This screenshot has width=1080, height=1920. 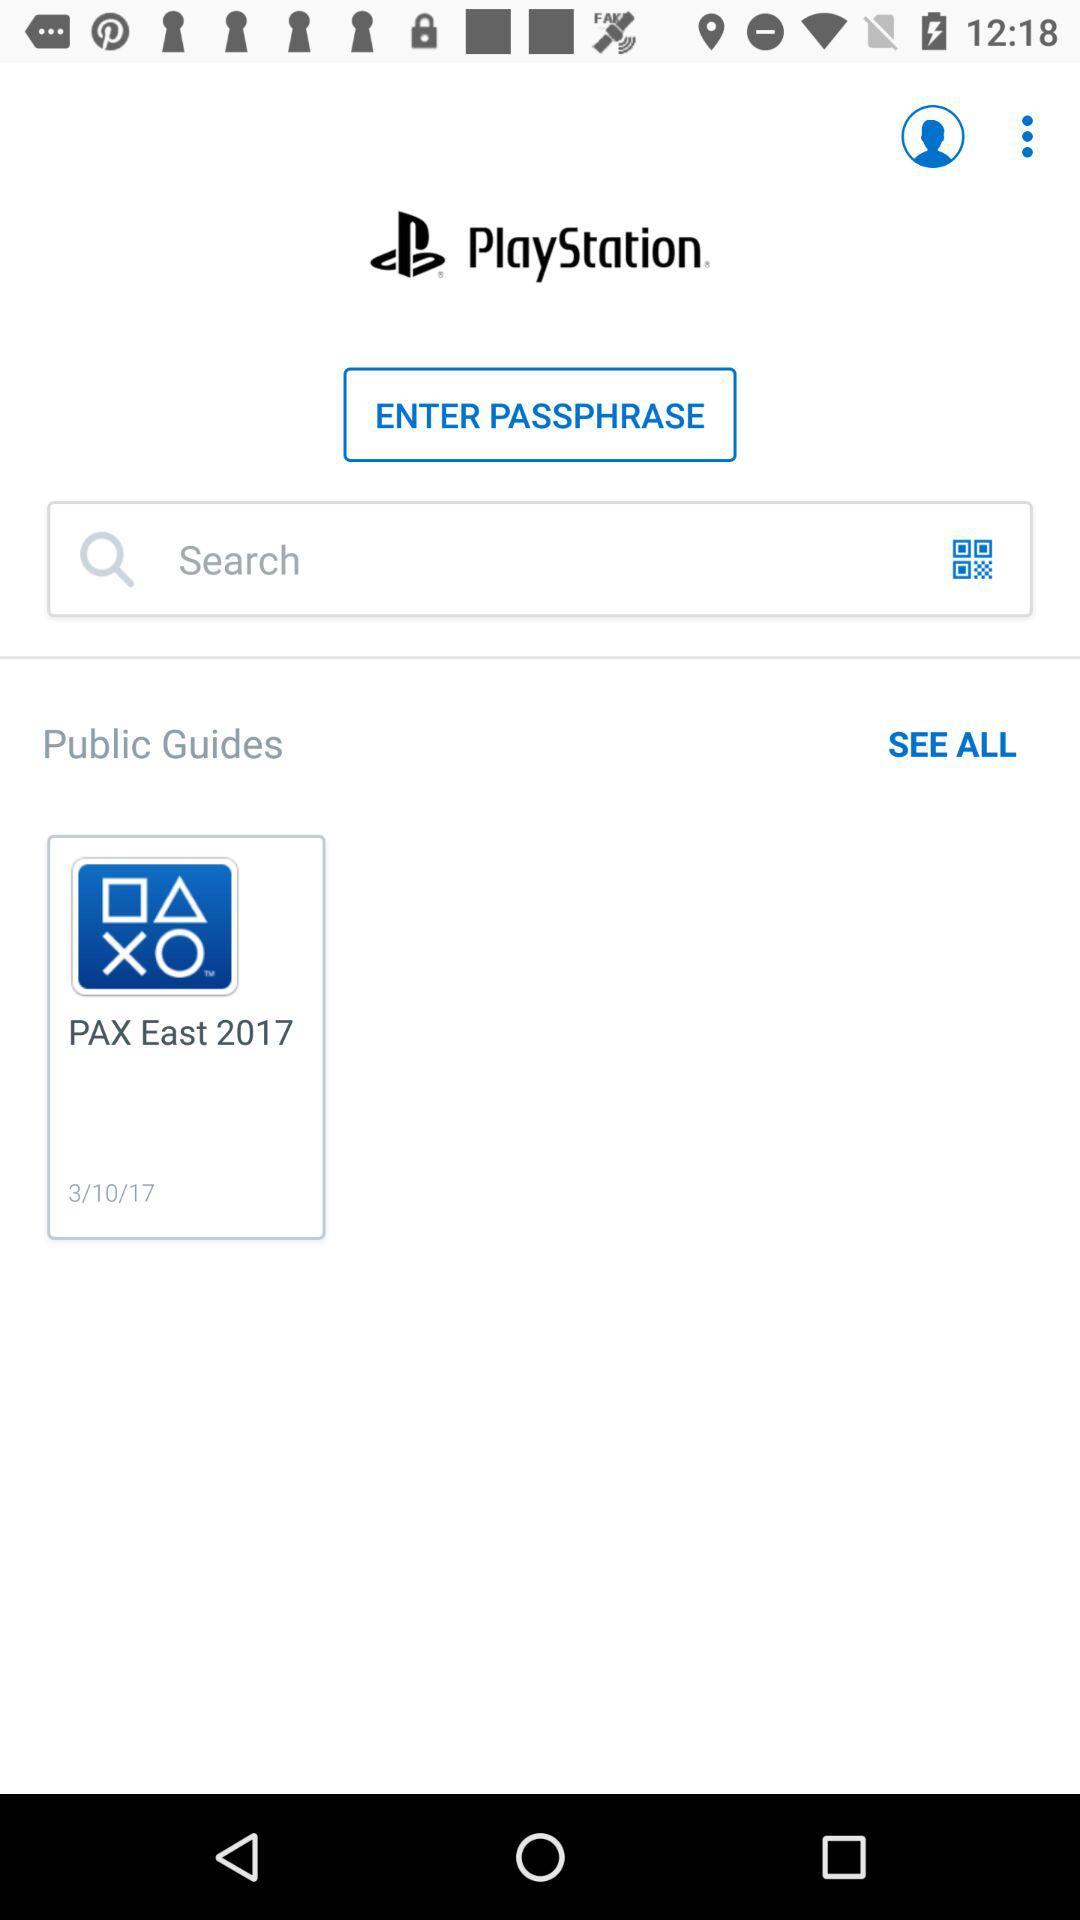 I want to click on the second icon which is at the top right corner, so click(x=1016, y=125).